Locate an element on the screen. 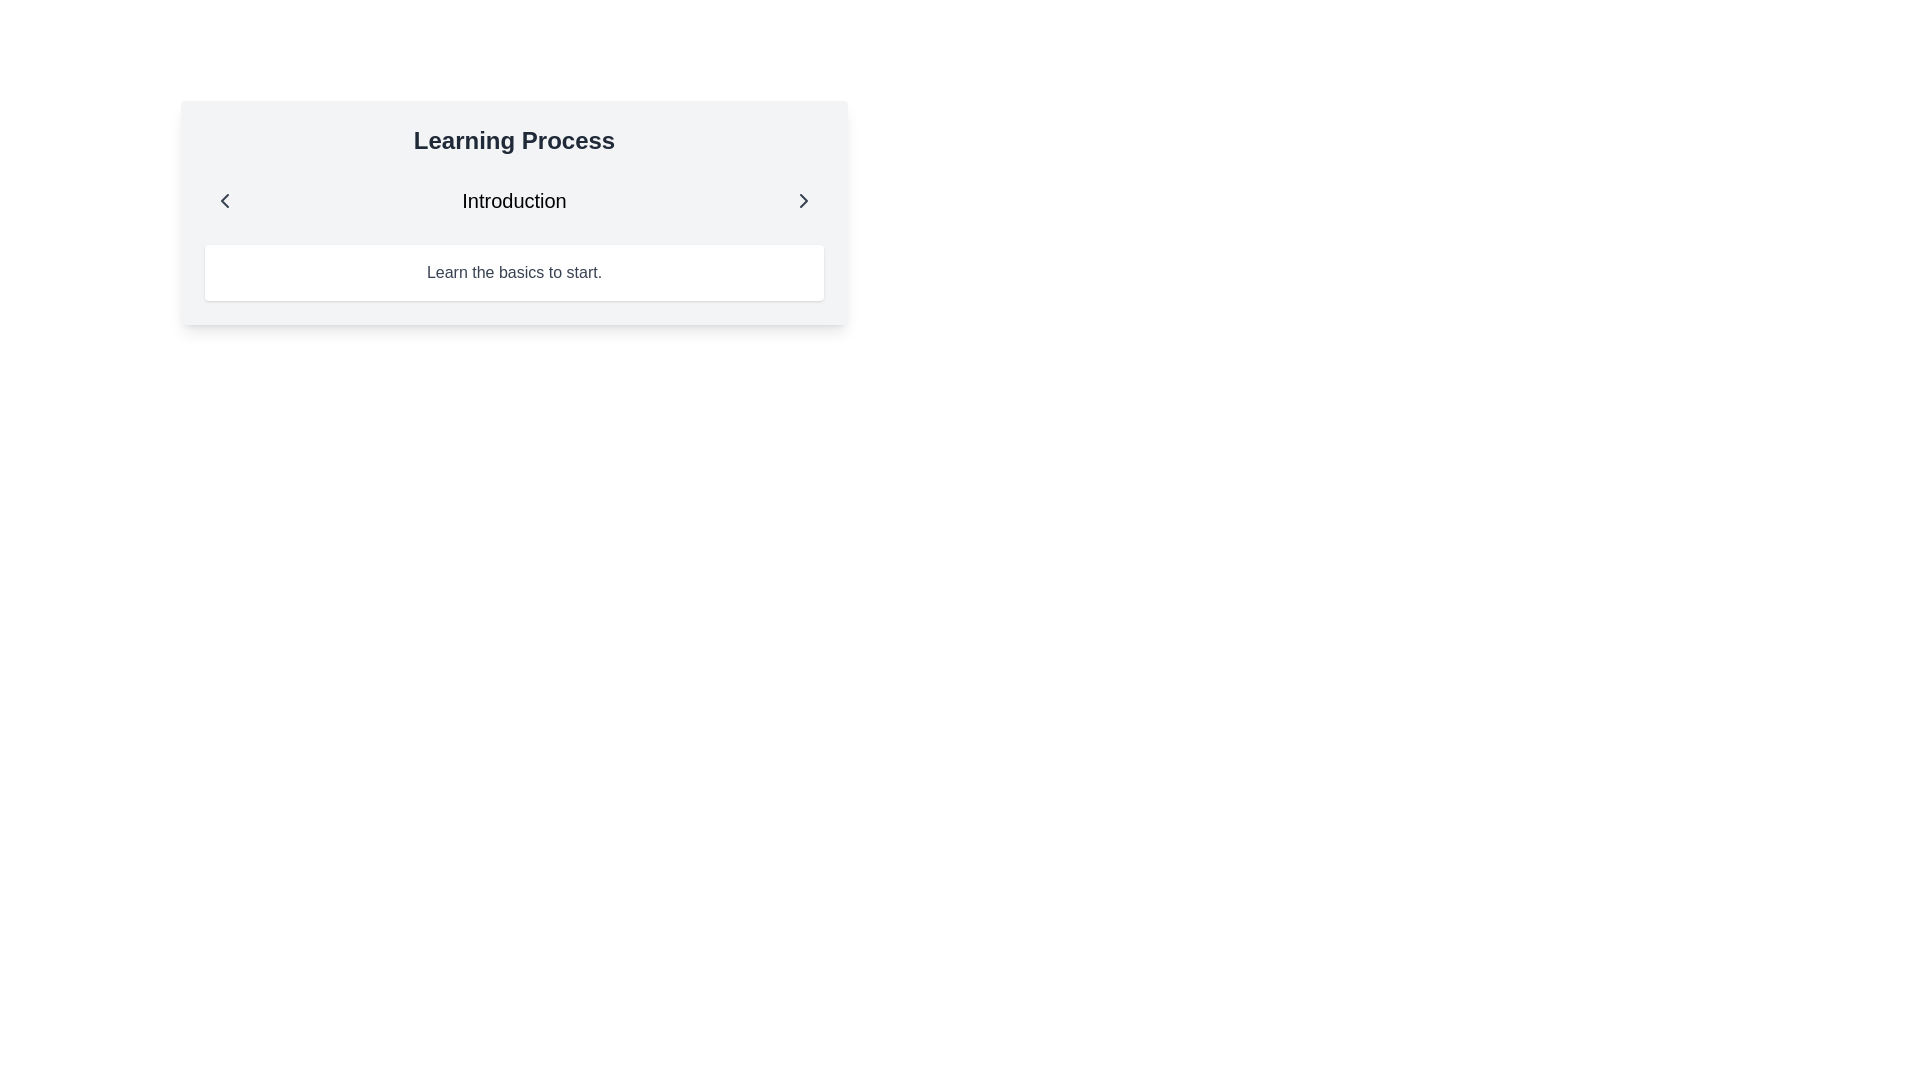 Image resolution: width=1920 pixels, height=1080 pixels. the text label that says 'Learn the basics to start.' which is styled in gray and located beneath the header 'Introduction' is located at coordinates (514, 273).